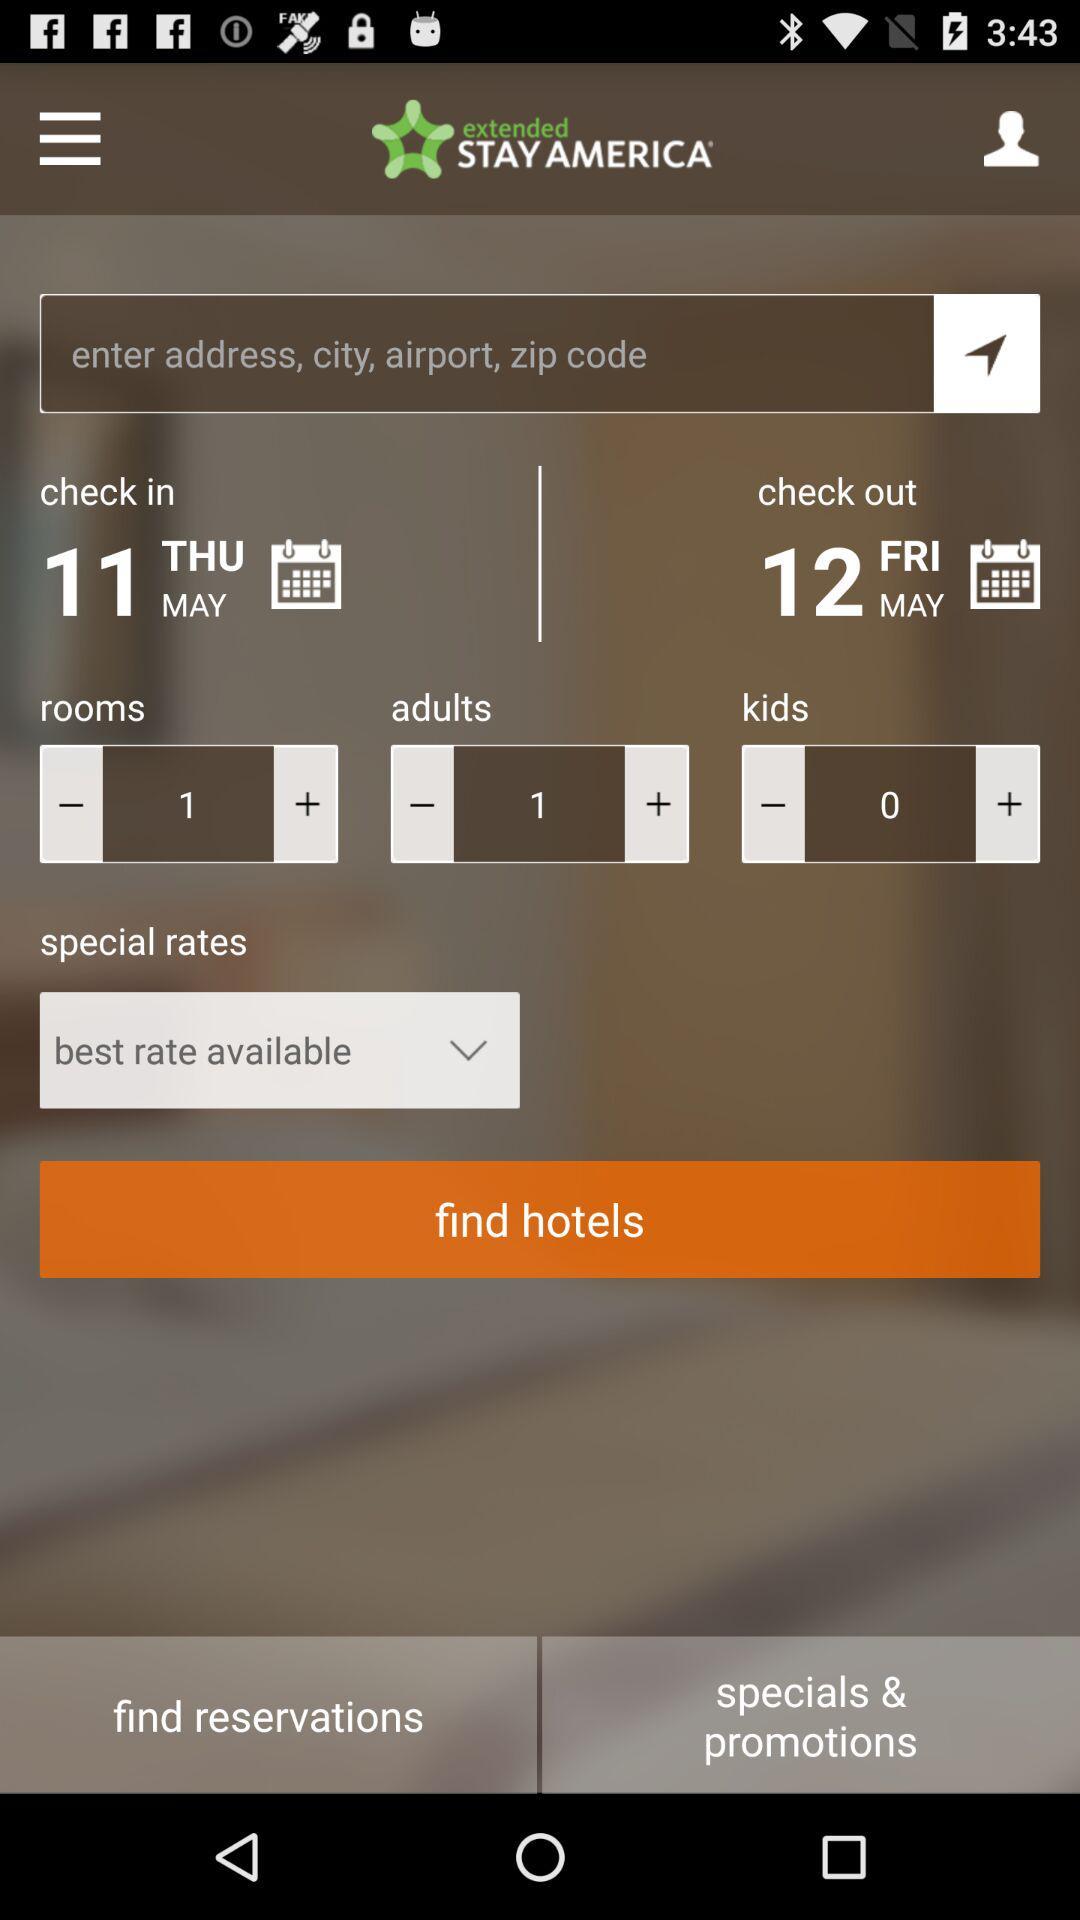 This screenshot has width=1080, height=1920. Describe the element at coordinates (1012, 137) in the screenshot. I see `profile` at that location.